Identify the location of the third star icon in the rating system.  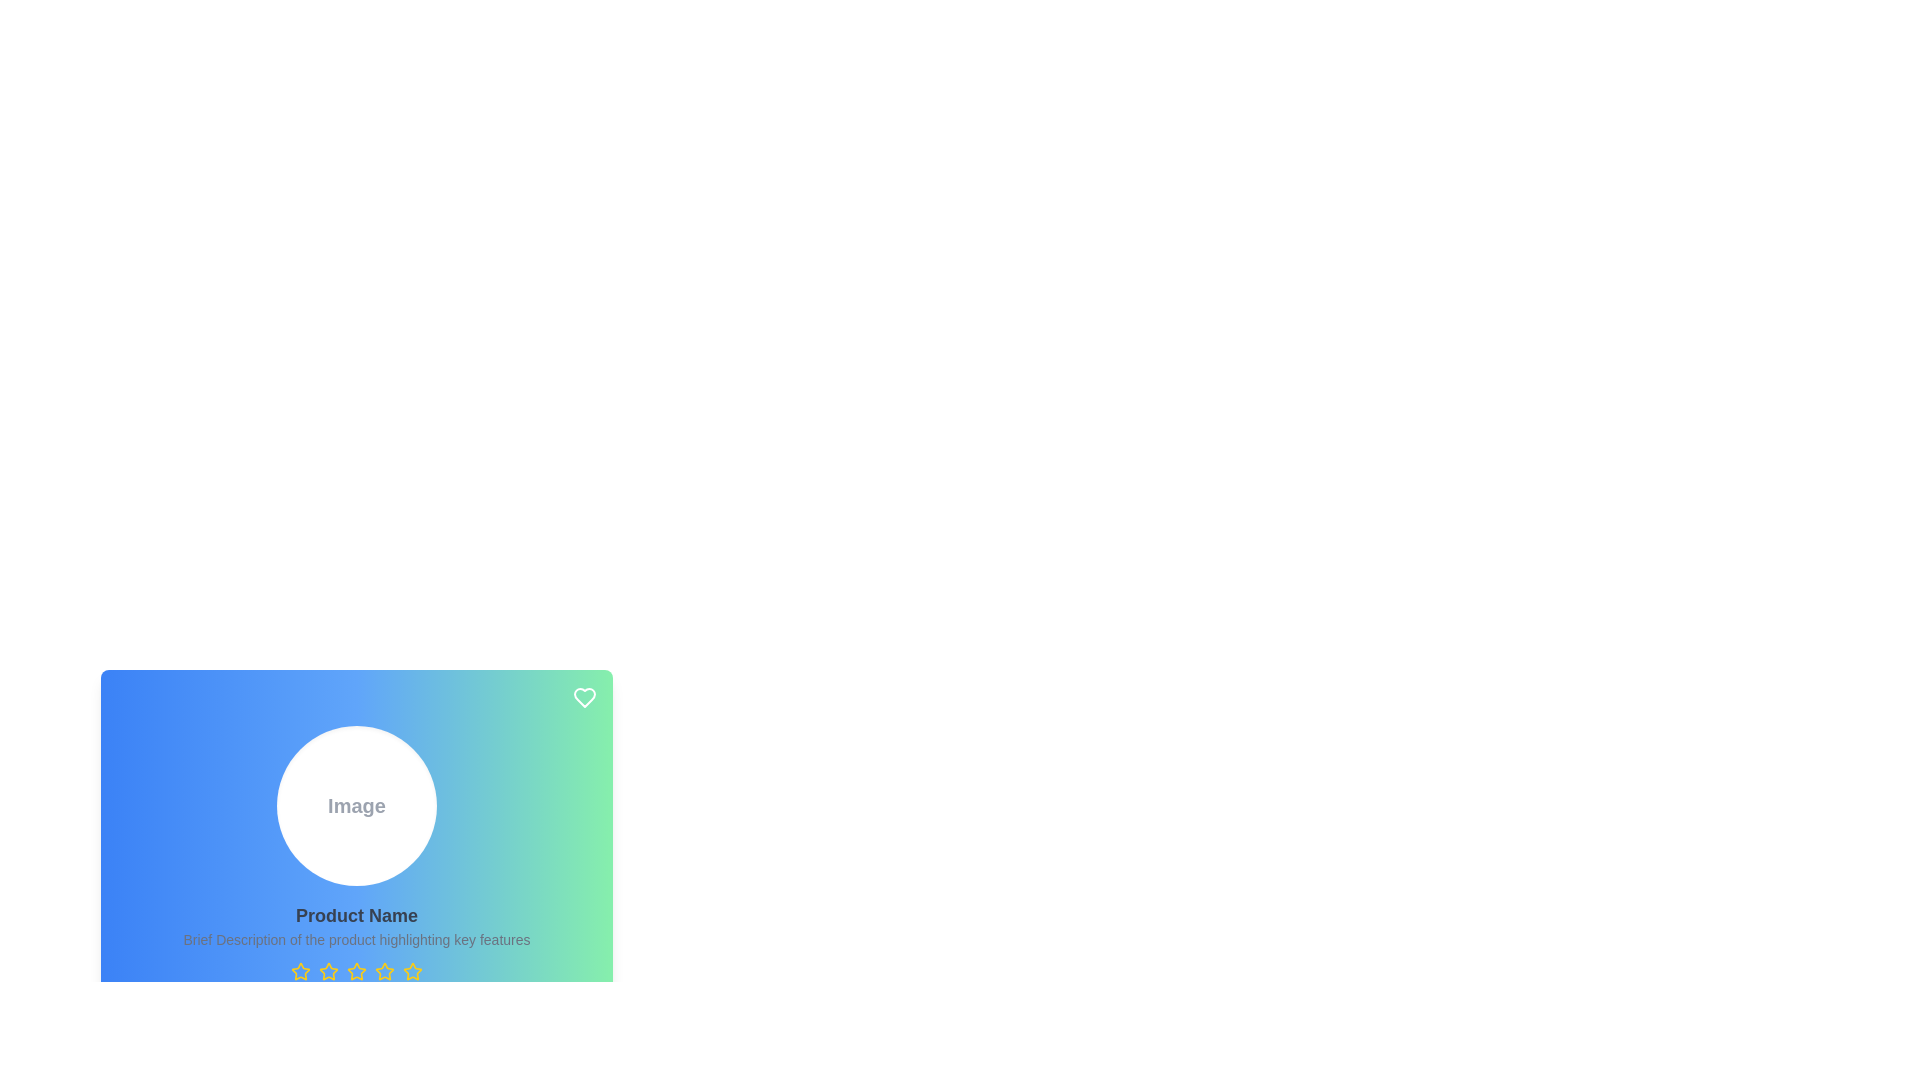
(329, 971).